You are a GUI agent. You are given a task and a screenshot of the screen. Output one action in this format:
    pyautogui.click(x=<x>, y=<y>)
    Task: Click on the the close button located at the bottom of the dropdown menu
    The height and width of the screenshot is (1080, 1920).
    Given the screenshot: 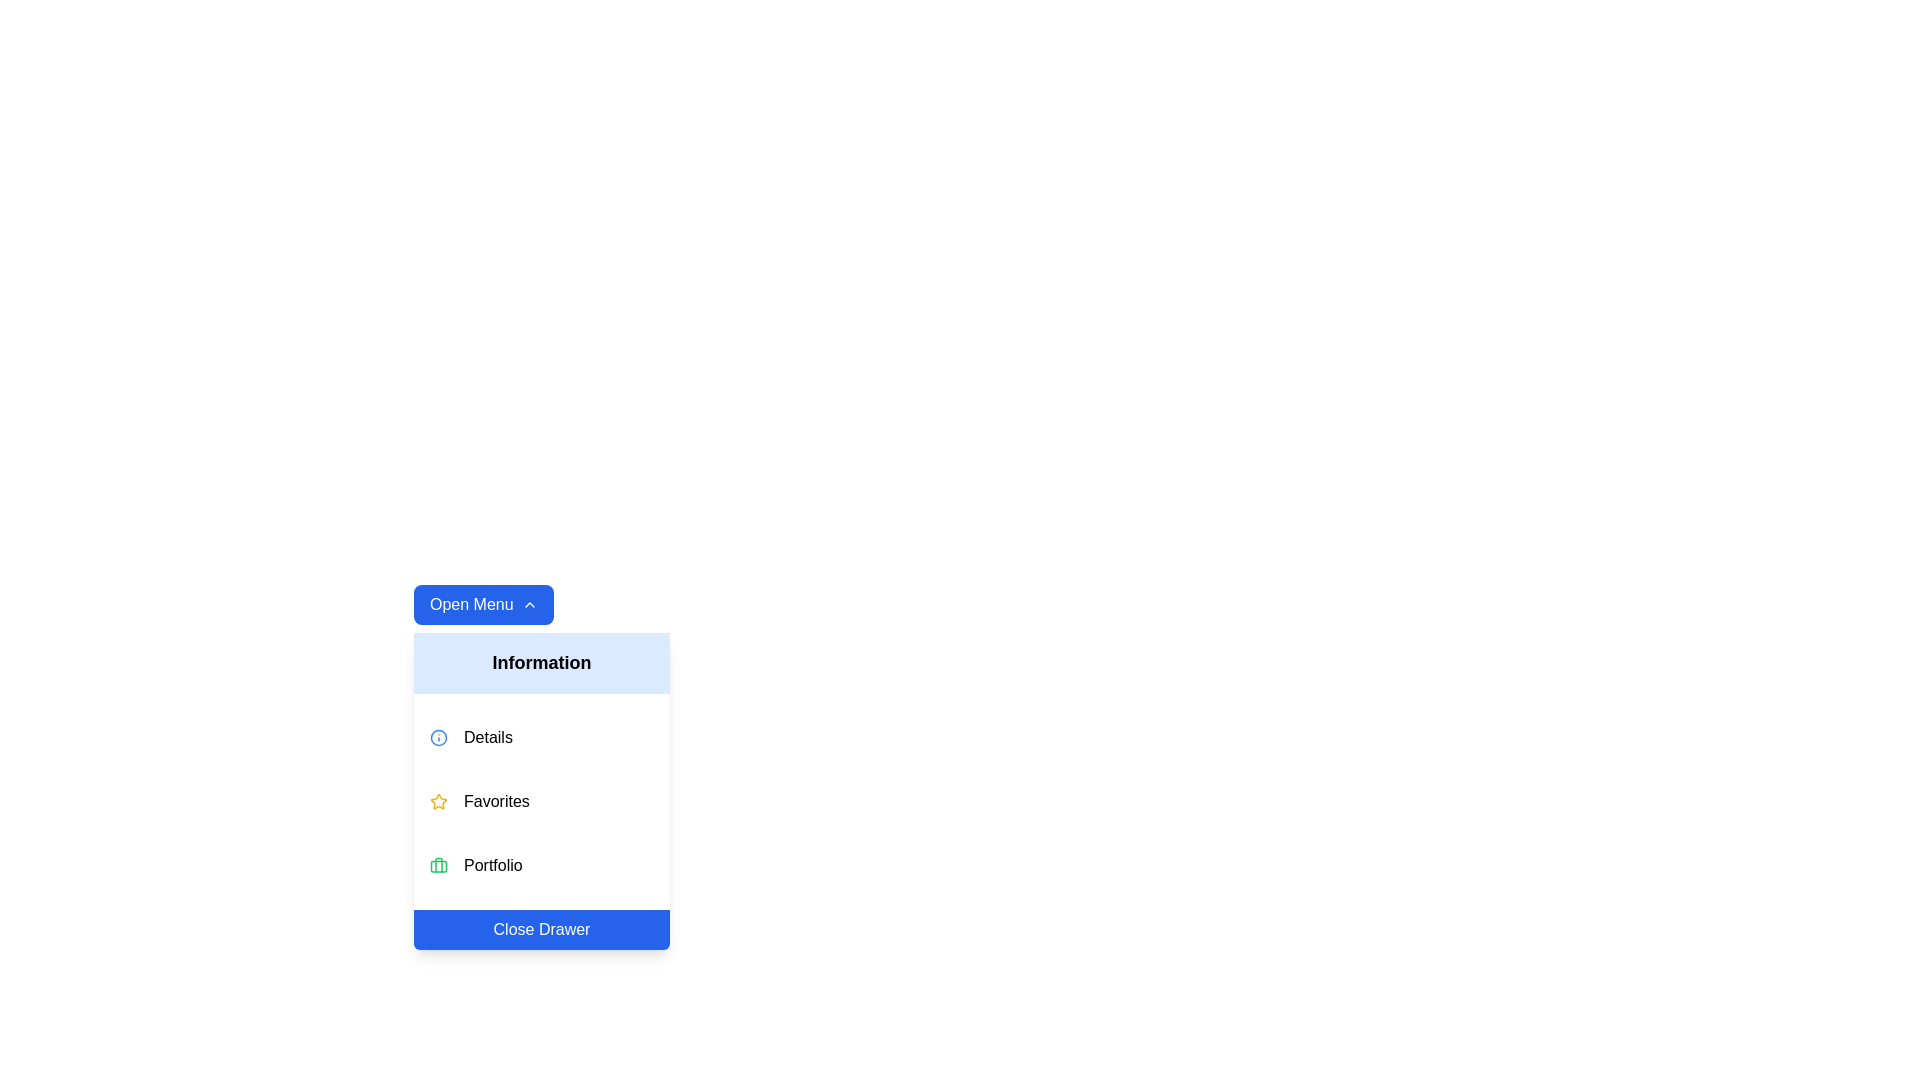 What is the action you would take?
    pyautogui.click(x=542, y=929)
    